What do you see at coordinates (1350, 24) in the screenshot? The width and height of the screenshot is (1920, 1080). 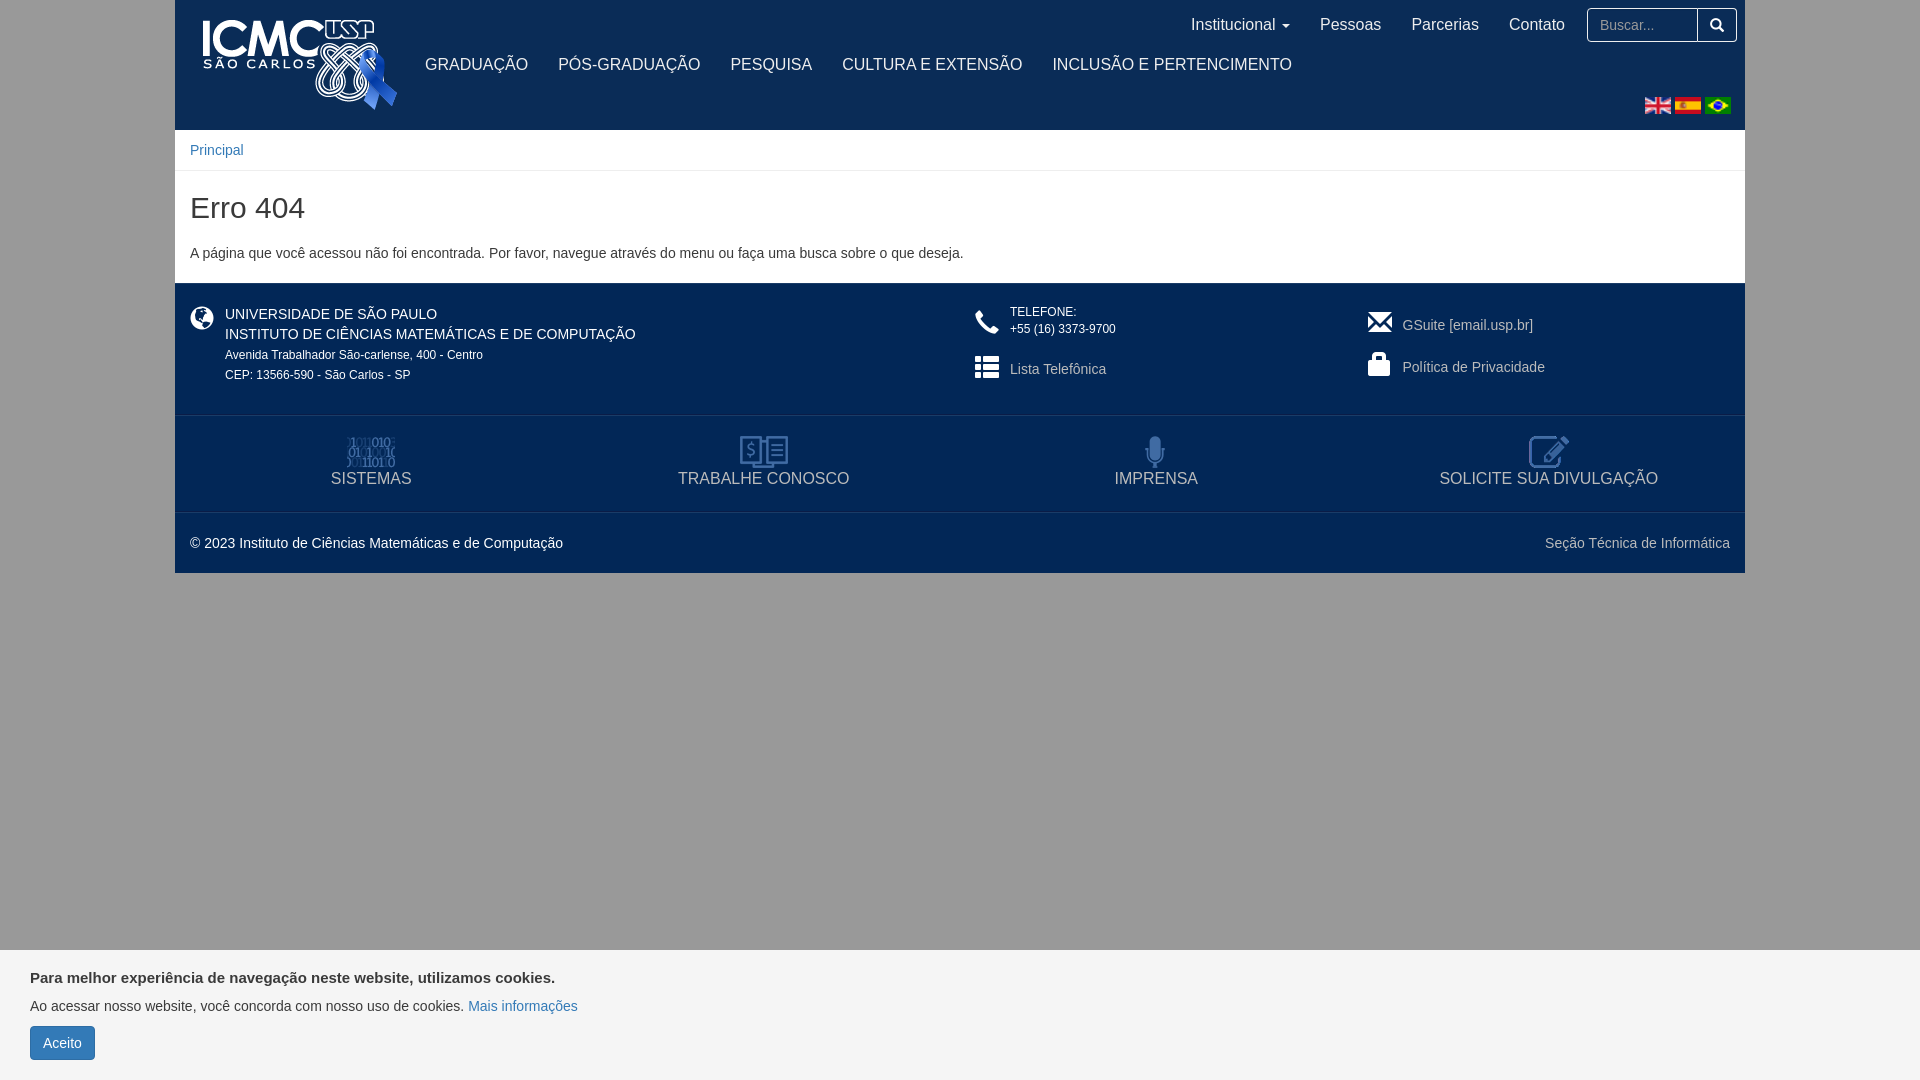 I see `'Pessoas'` at bounding box center [1350, 24].